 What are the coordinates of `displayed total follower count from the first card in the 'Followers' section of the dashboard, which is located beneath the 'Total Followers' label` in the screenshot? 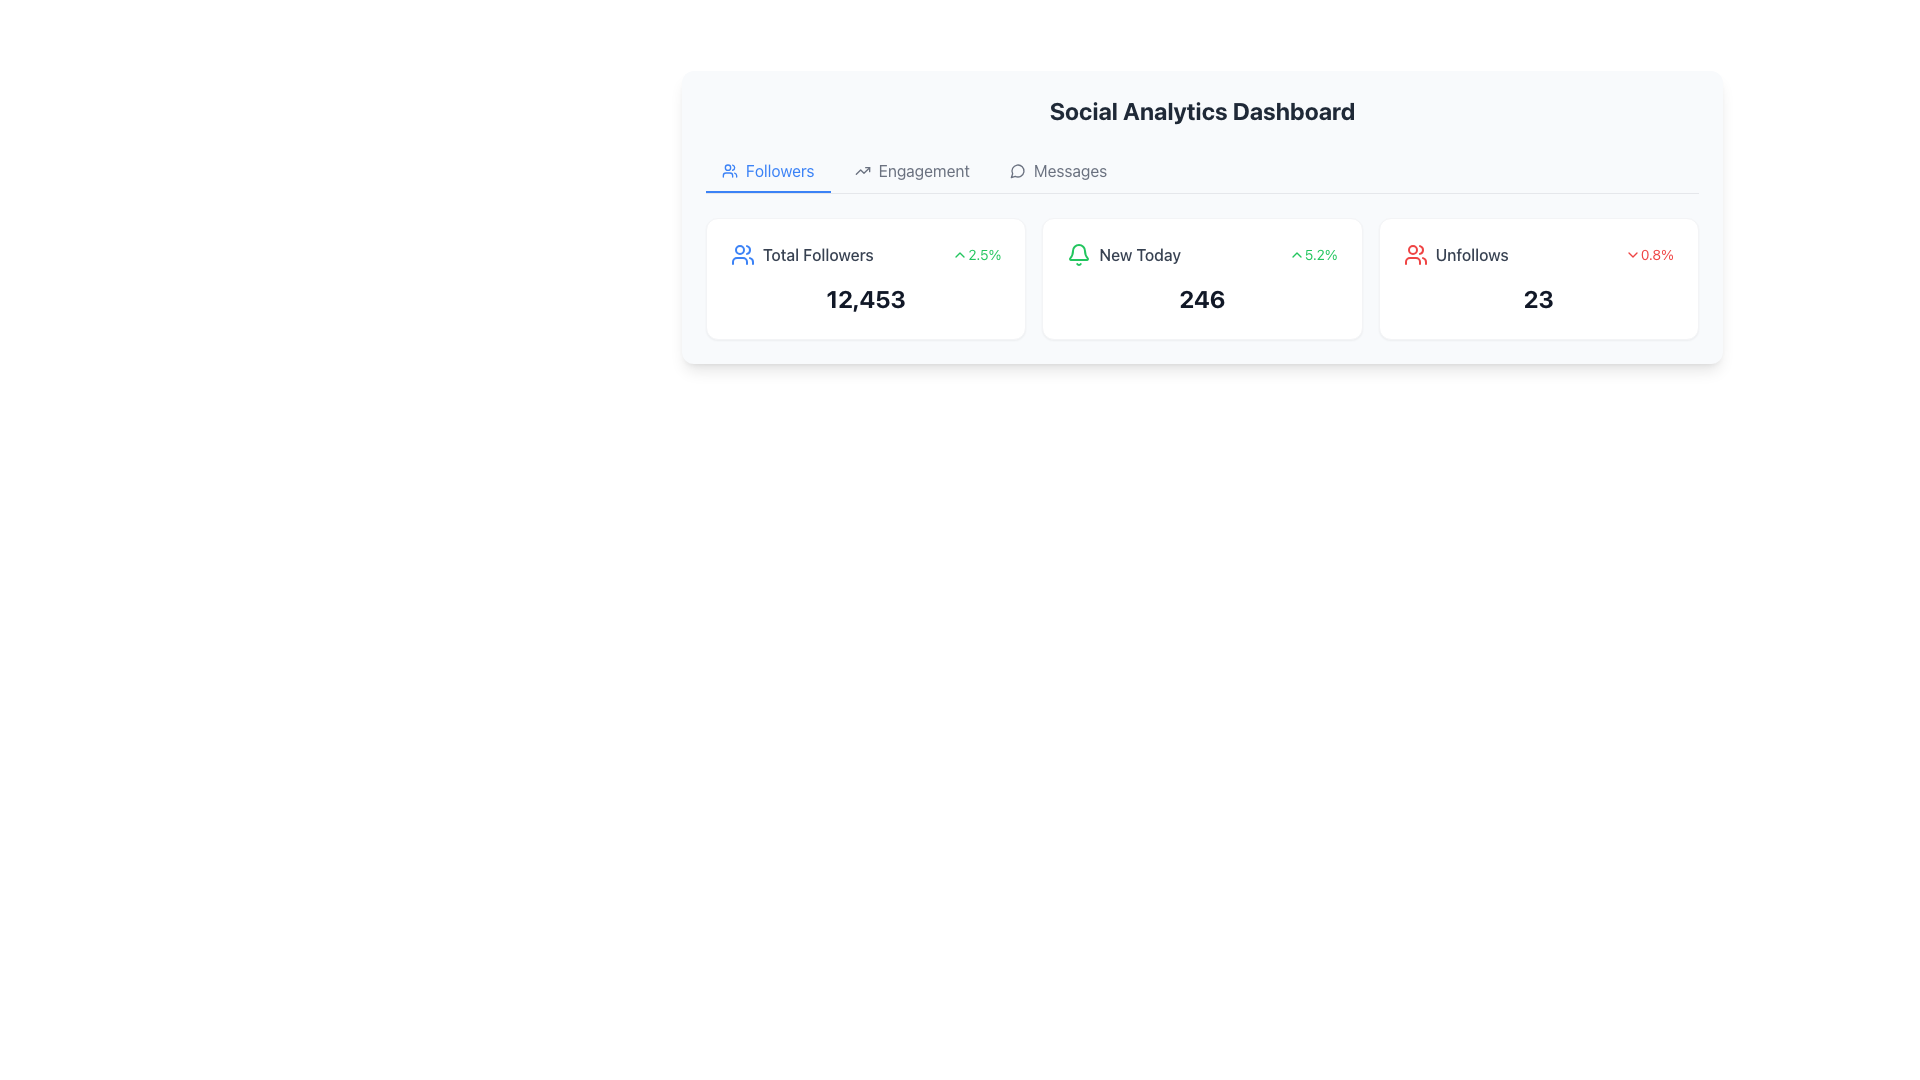 It's located at (866, 299).